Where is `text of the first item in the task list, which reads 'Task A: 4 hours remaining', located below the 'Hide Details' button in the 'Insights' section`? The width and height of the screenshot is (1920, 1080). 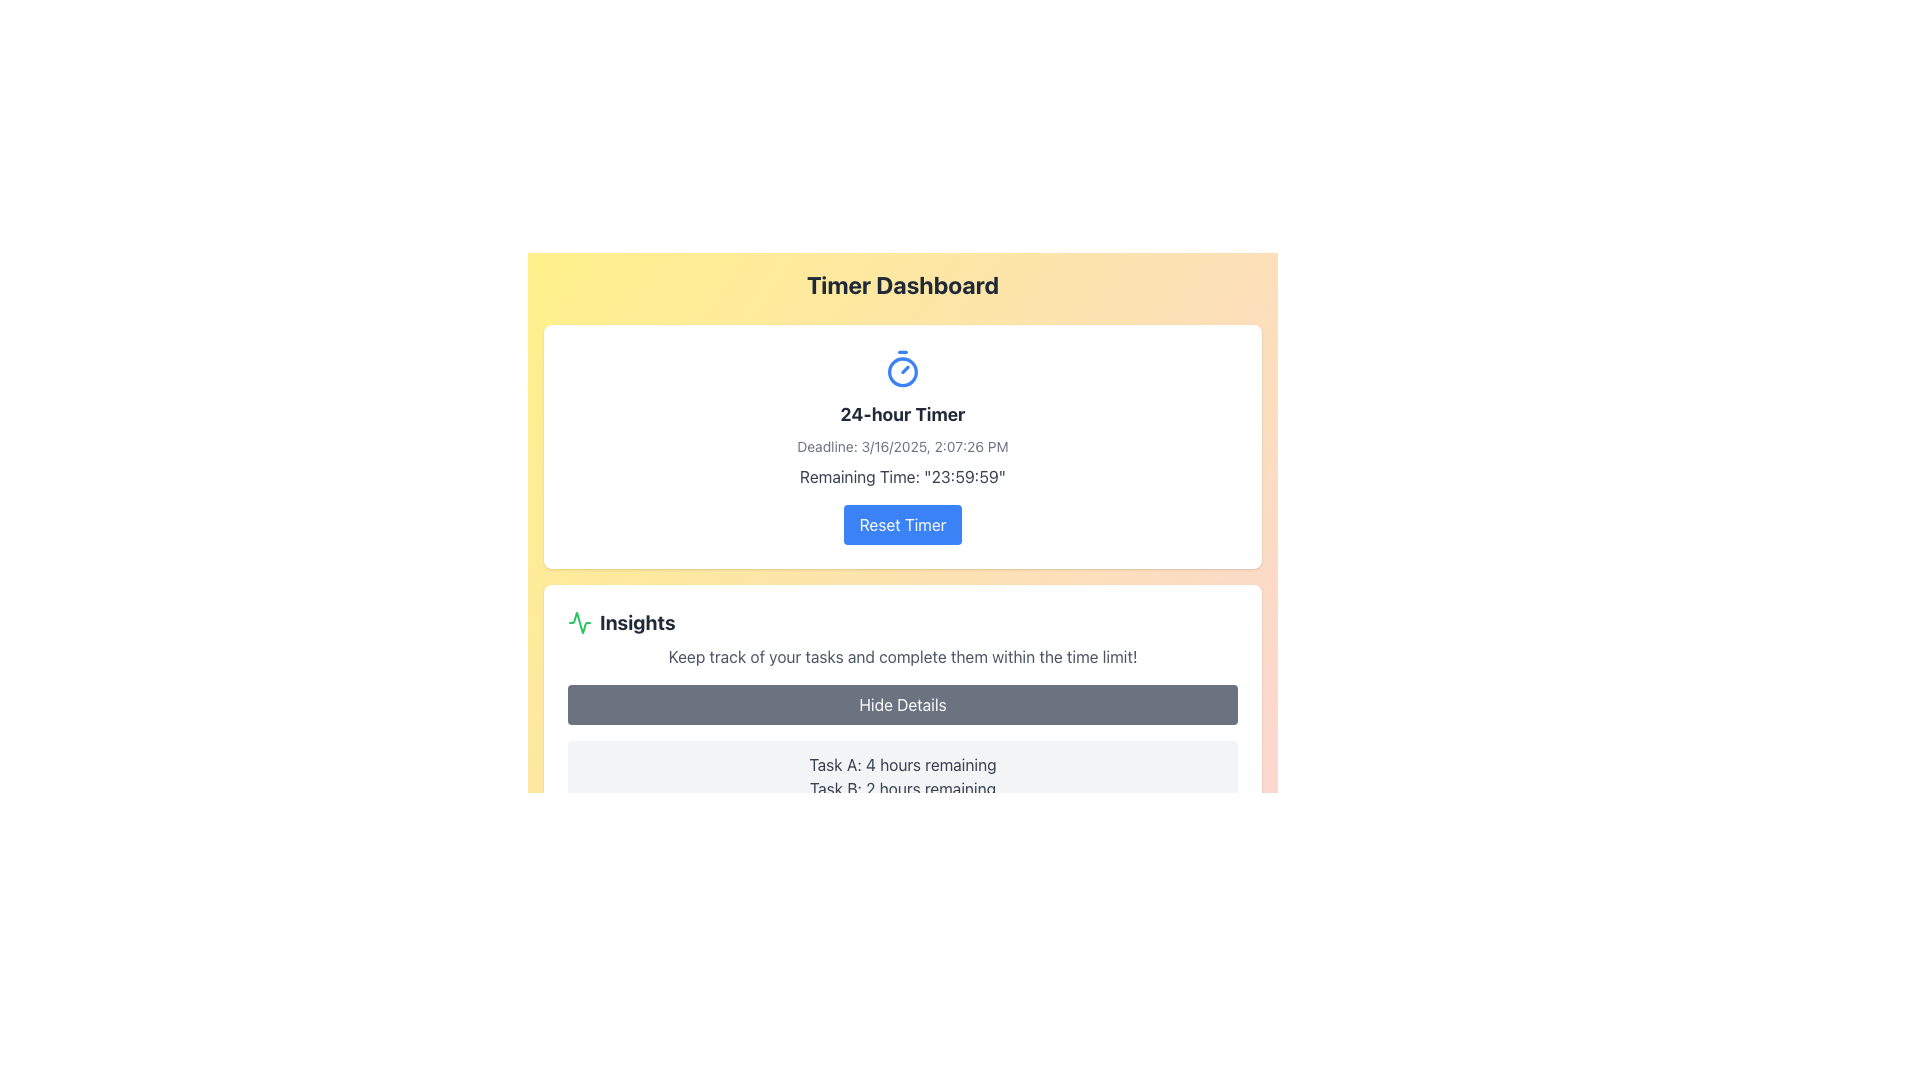 text of the first item in the task list, which reads 'Task A: 4 hours remaining', located below the 'Hide Details' button in the 'Insights' section is located at coordinates (901, 764).